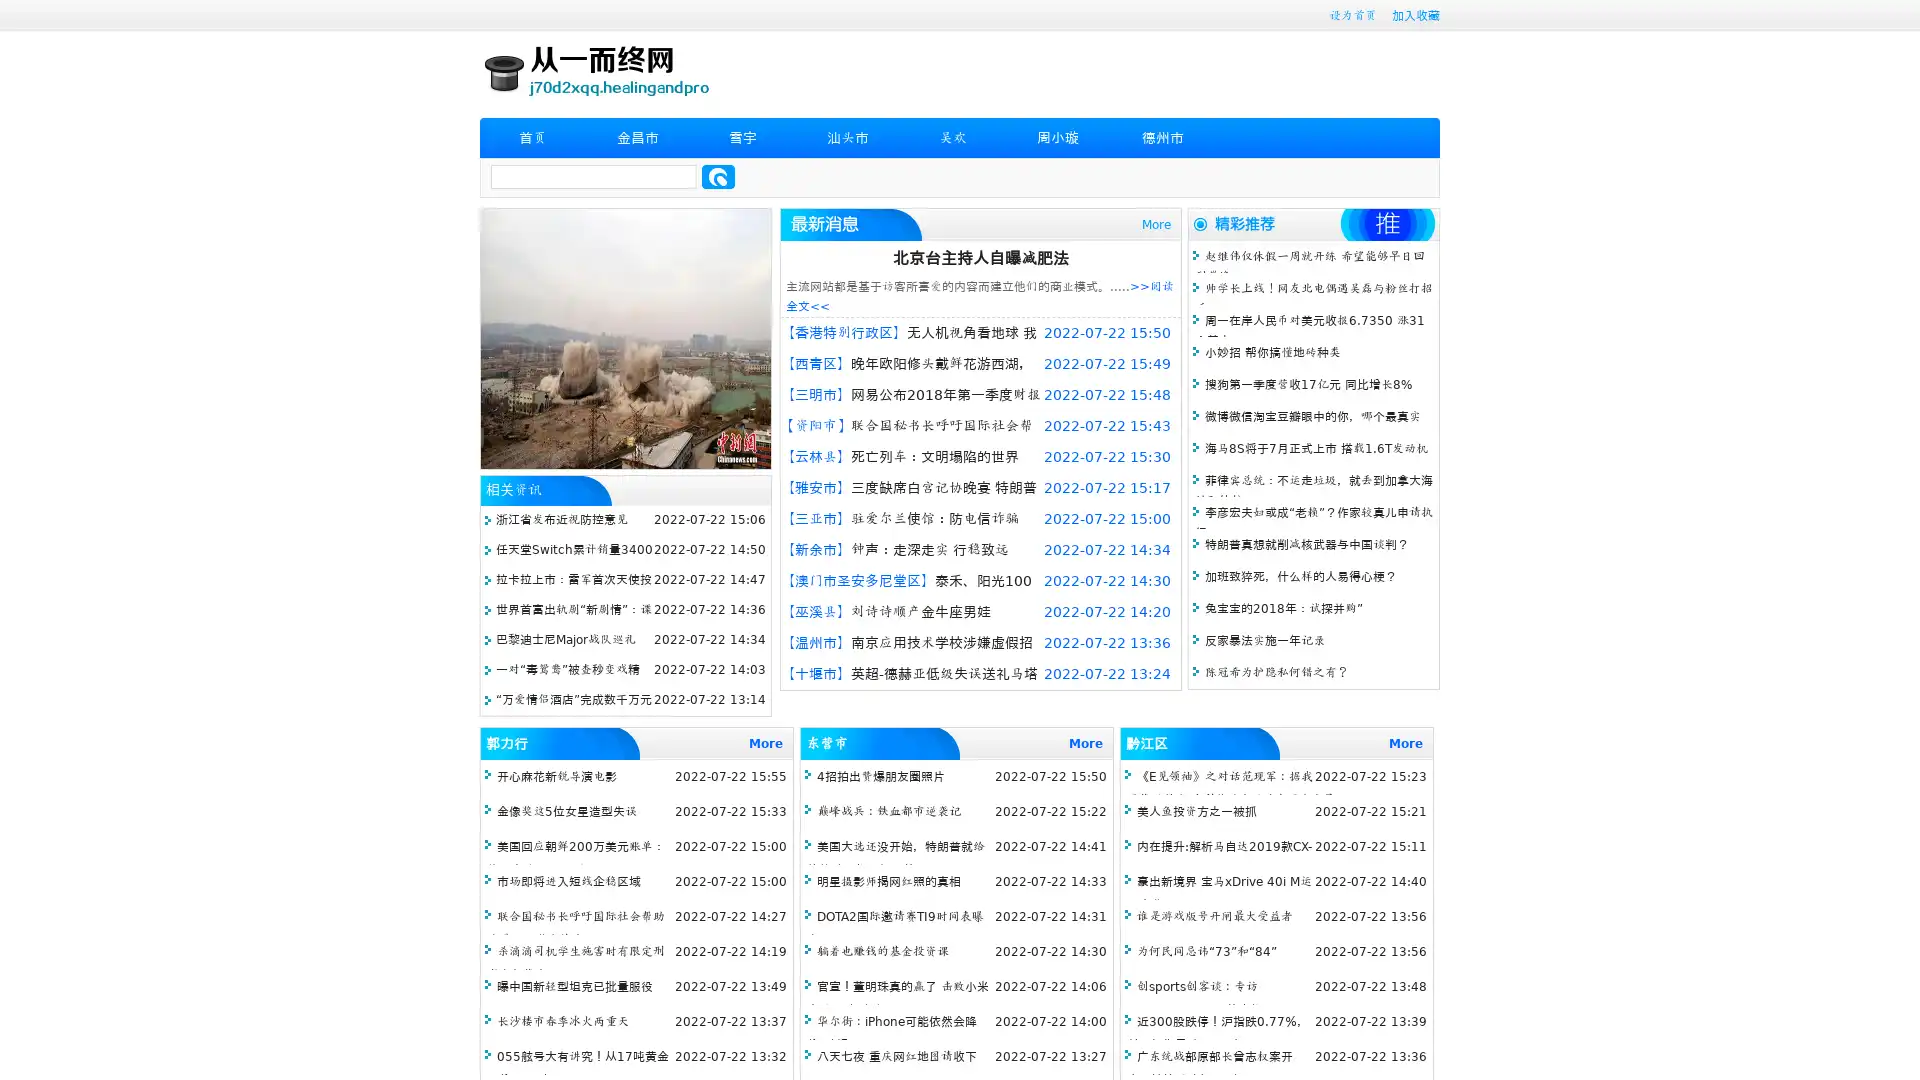 This screenshot has height=1080, width=1920. Describe the element at coordinates (718, 176) in the screenshot. I see `Search` at that location.